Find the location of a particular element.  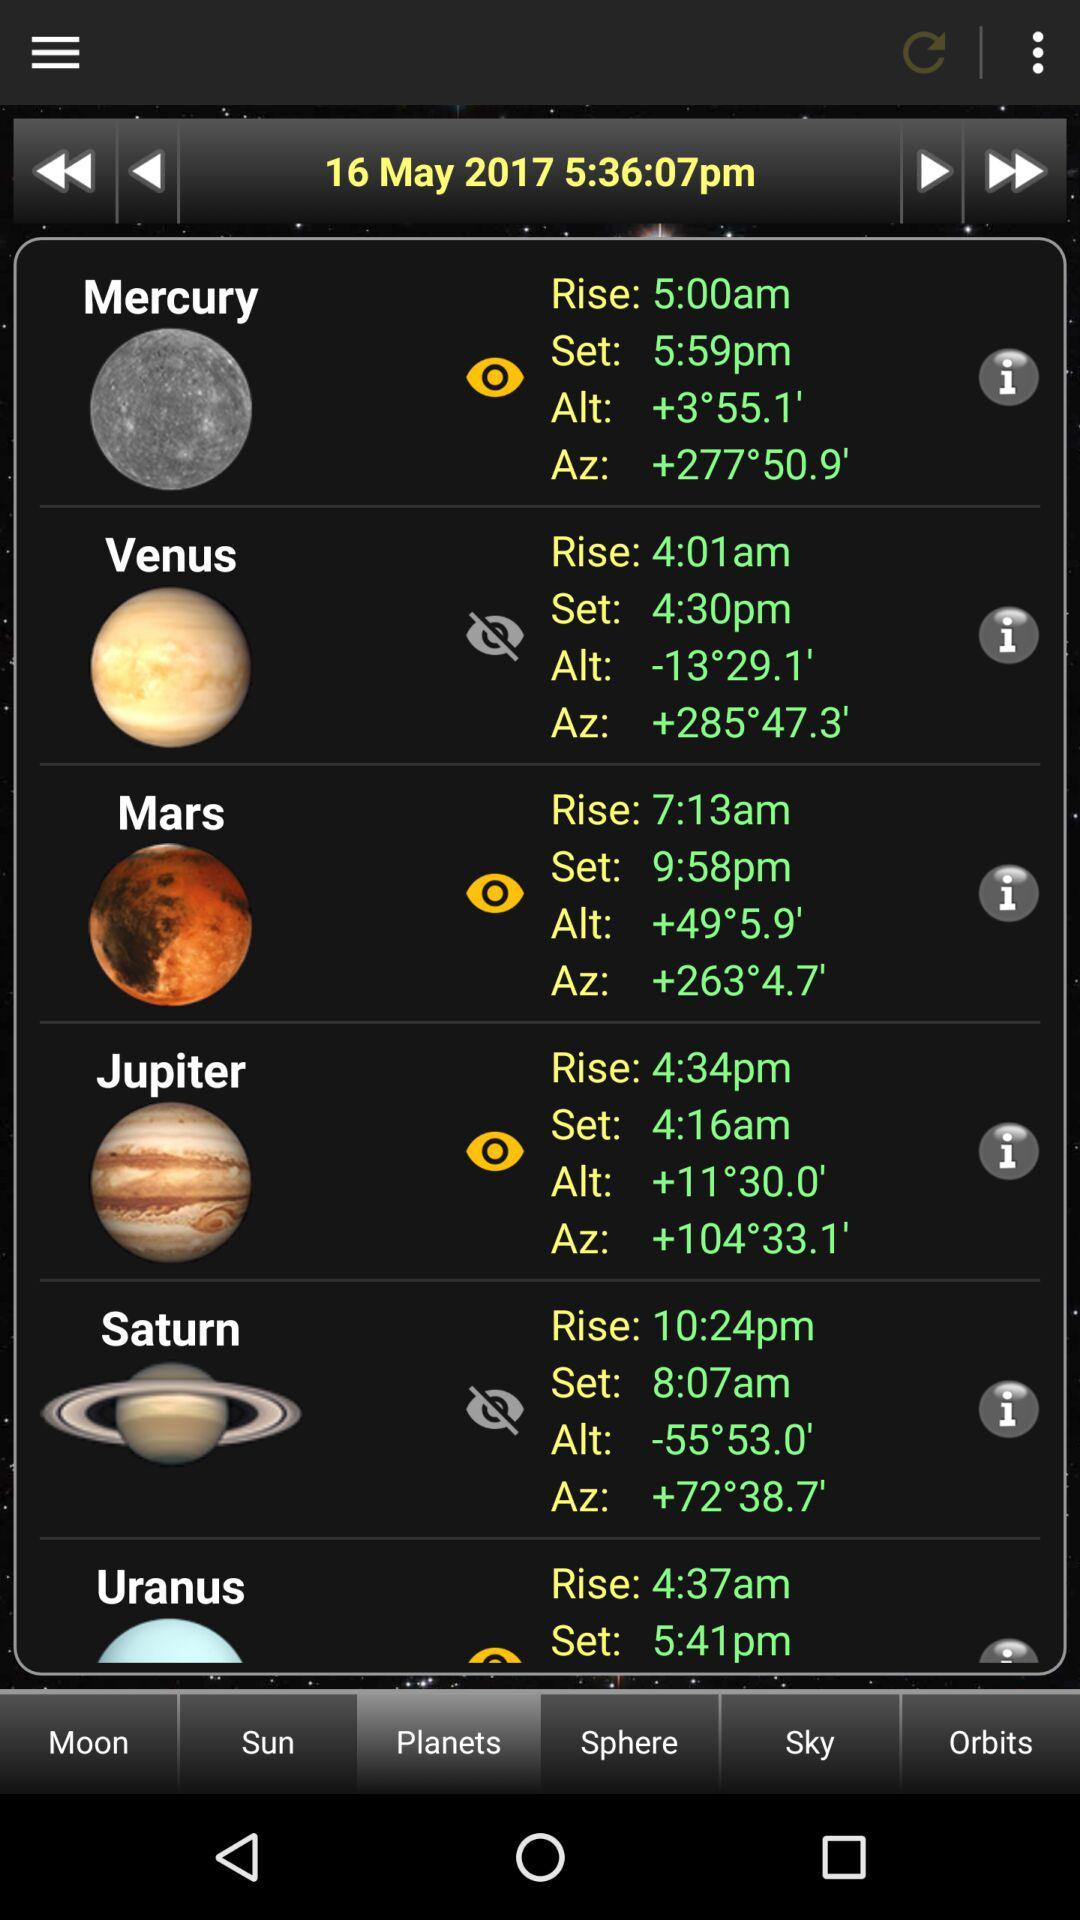

refresh the page is located at coordinates (924, 52).